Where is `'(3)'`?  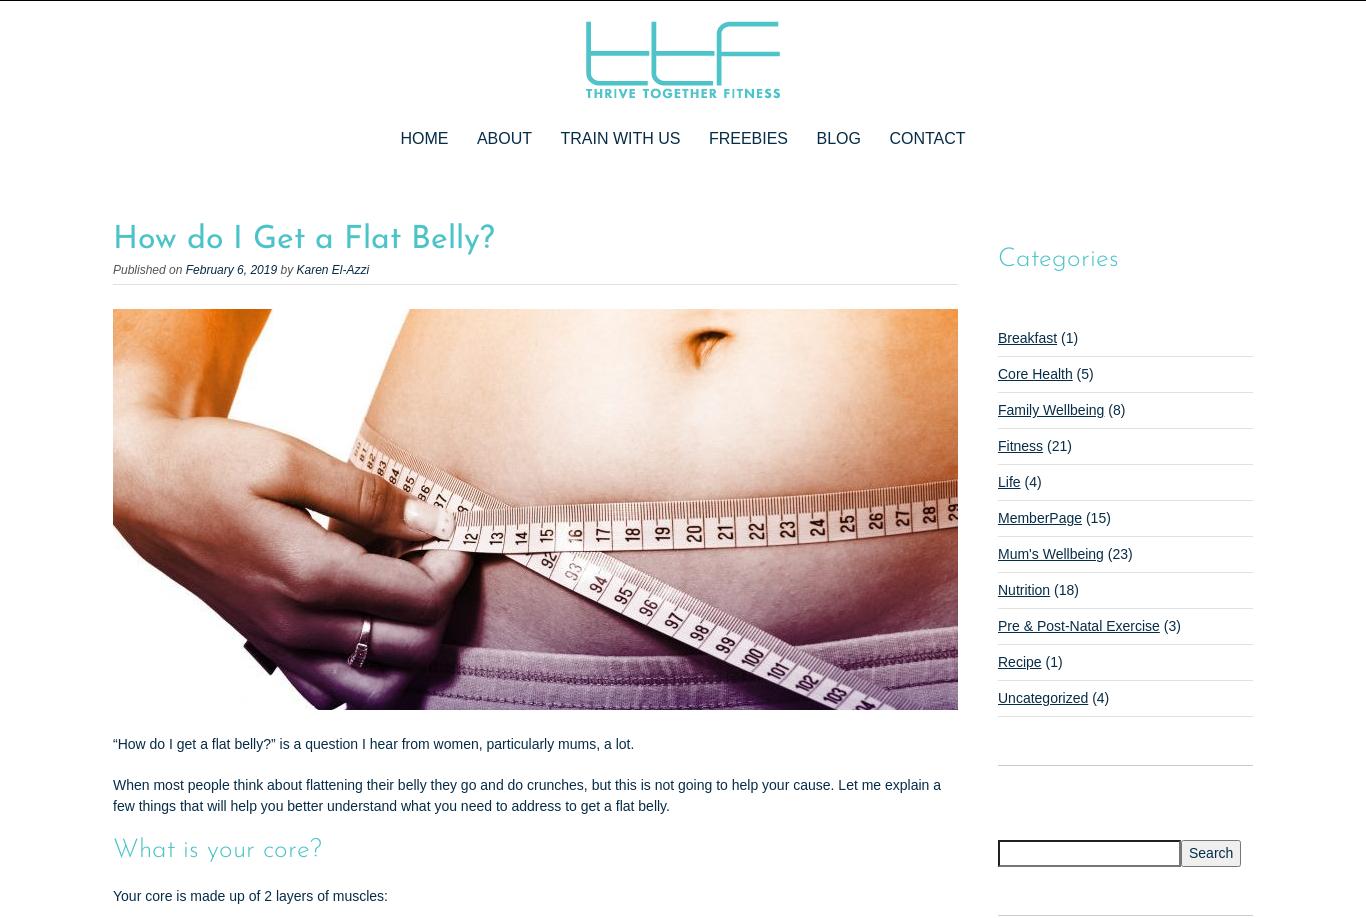 '(3)' is located at coordinates (1169, 625).